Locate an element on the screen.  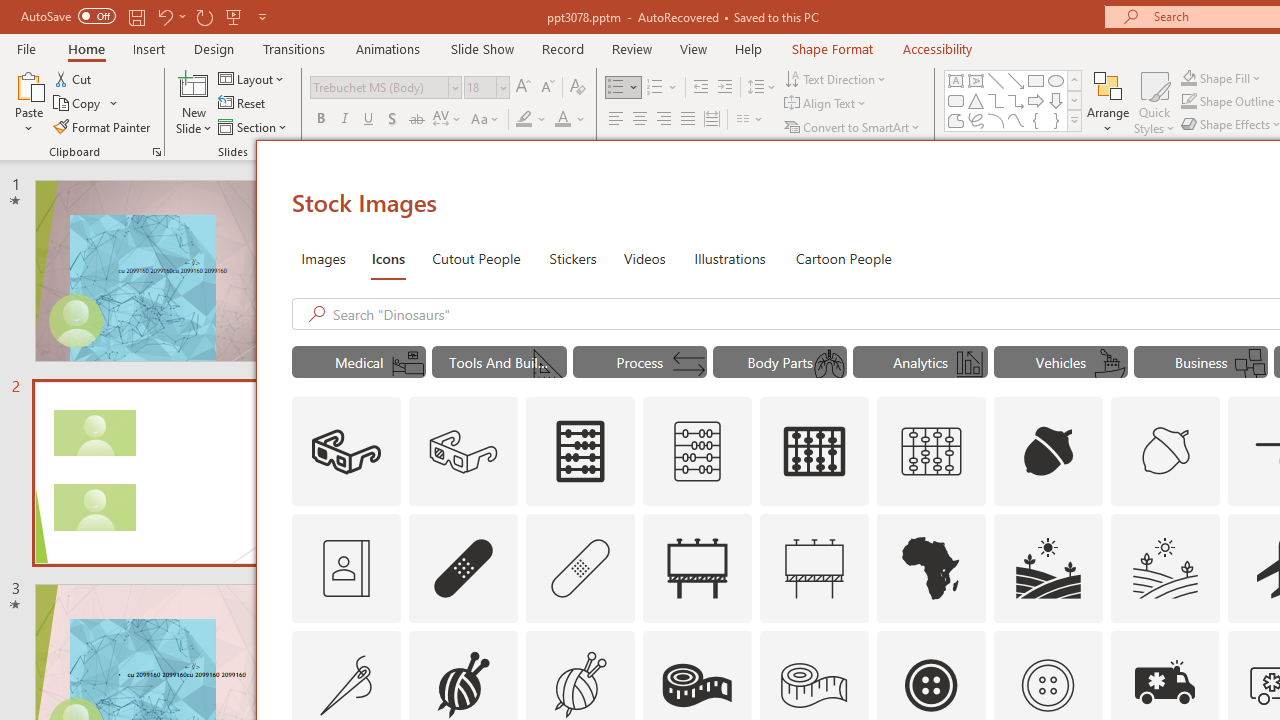
'AutomationID: Icons_Acorn_M' is located at coordinates (1166, 452).